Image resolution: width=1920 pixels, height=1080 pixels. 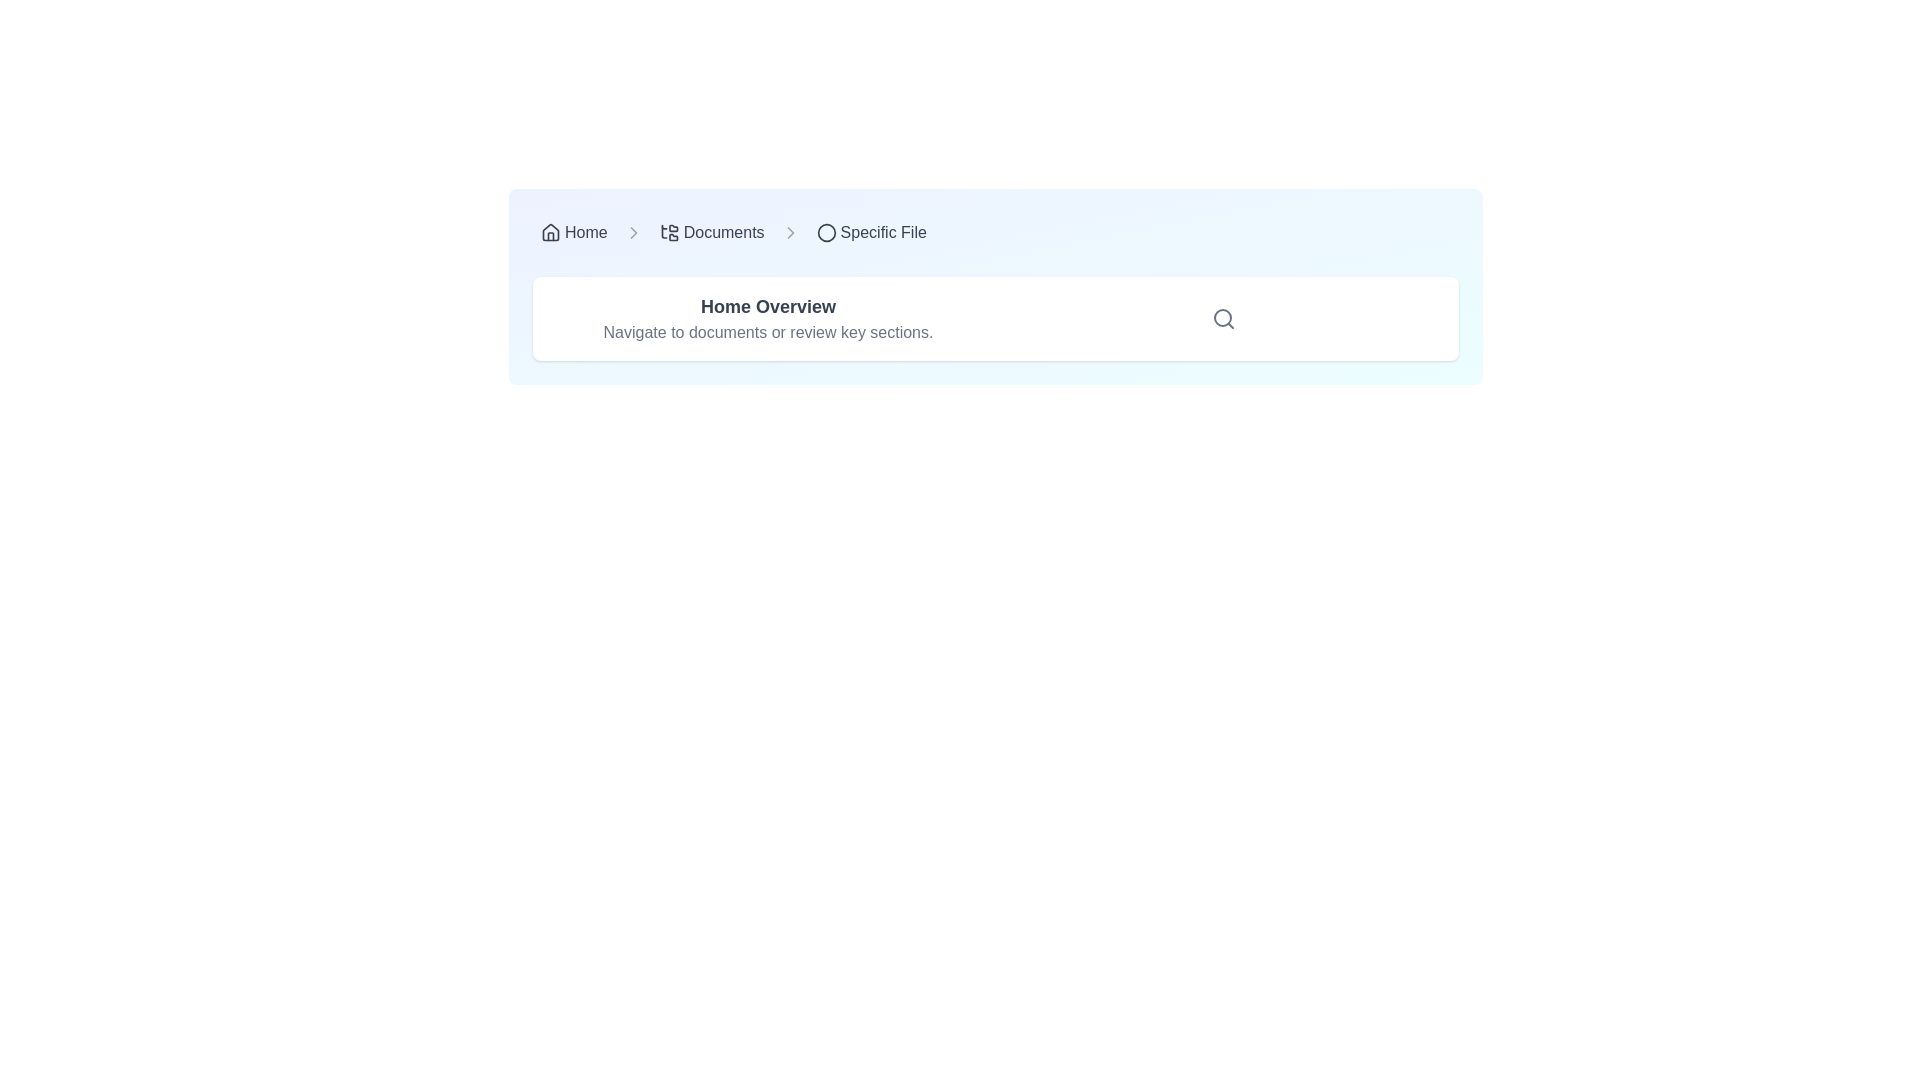 What do you see at coordinates (551, 231) in the screenshot?
I see `the 'Home' icon in the breadcrumb navigation bar` at bounding box center [551, 231].